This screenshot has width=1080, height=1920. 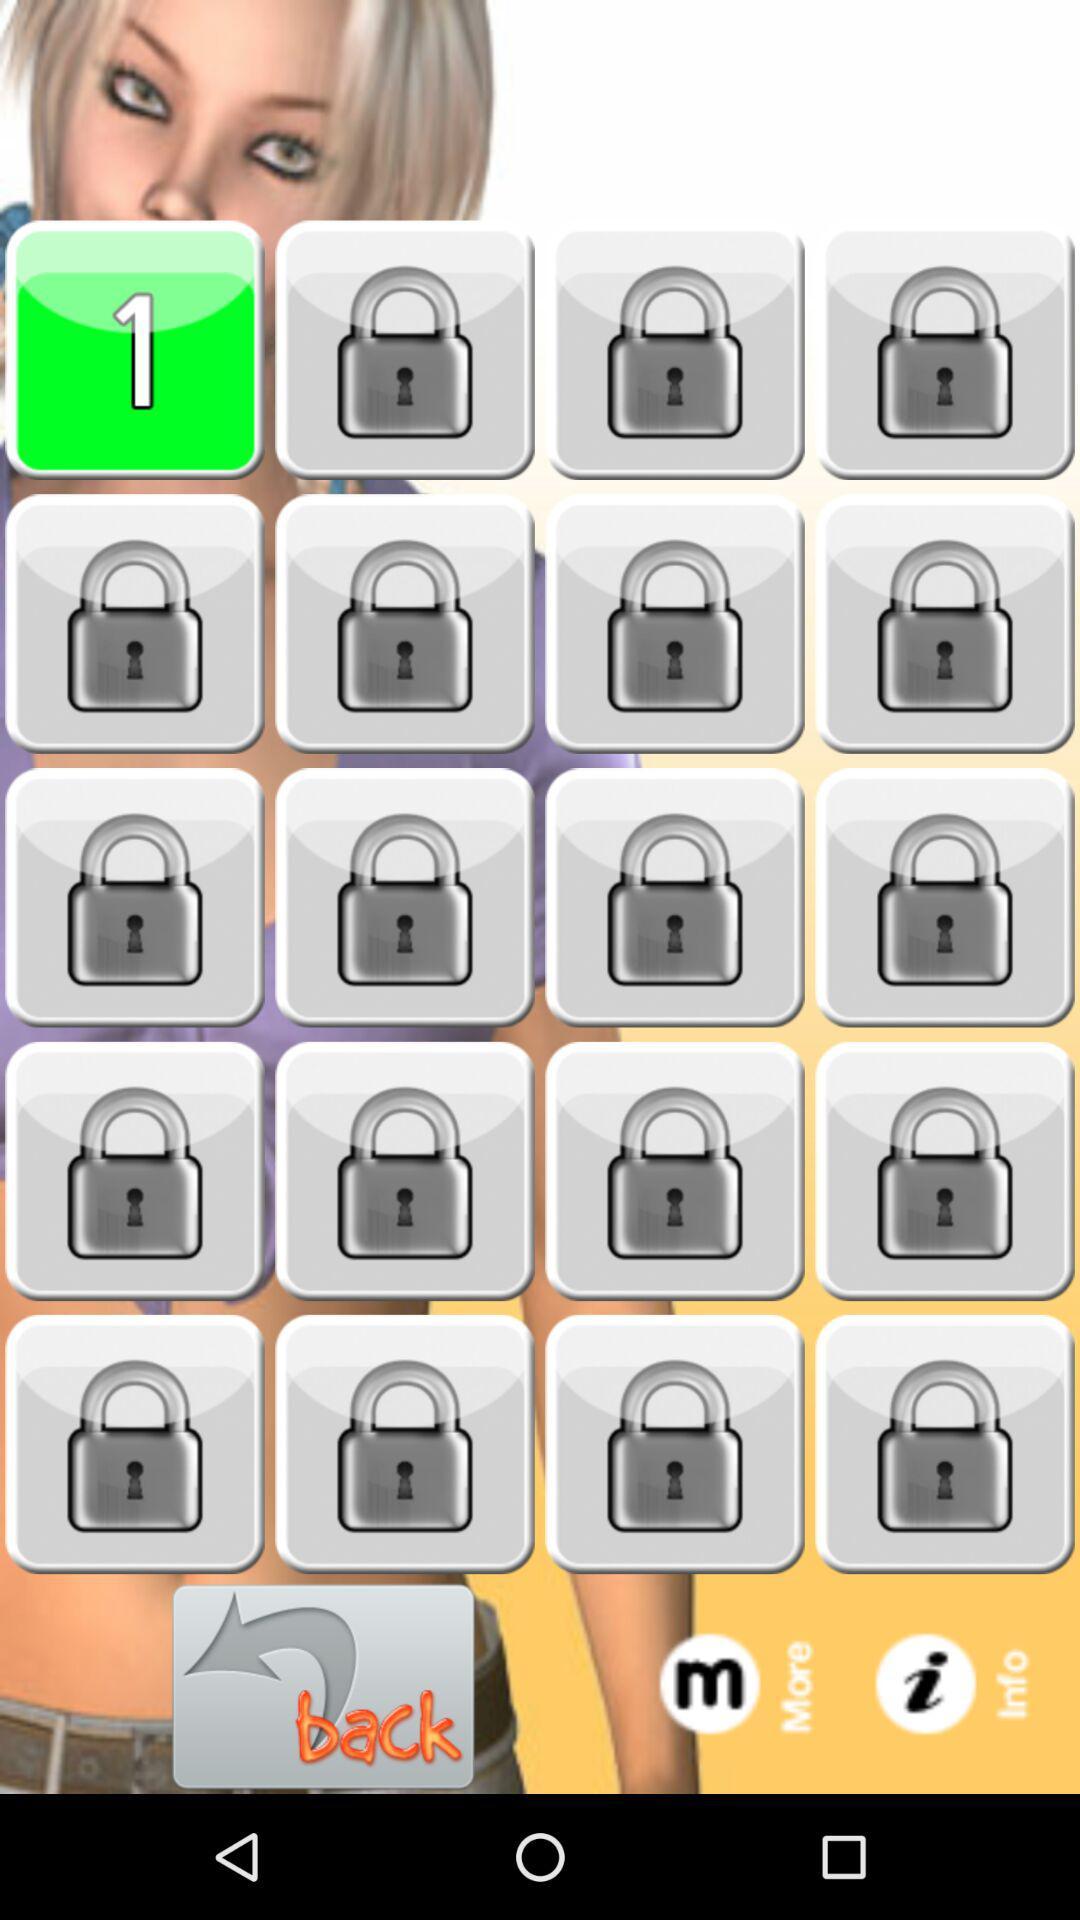 I want to click on blok, so click(x=675, y=350).